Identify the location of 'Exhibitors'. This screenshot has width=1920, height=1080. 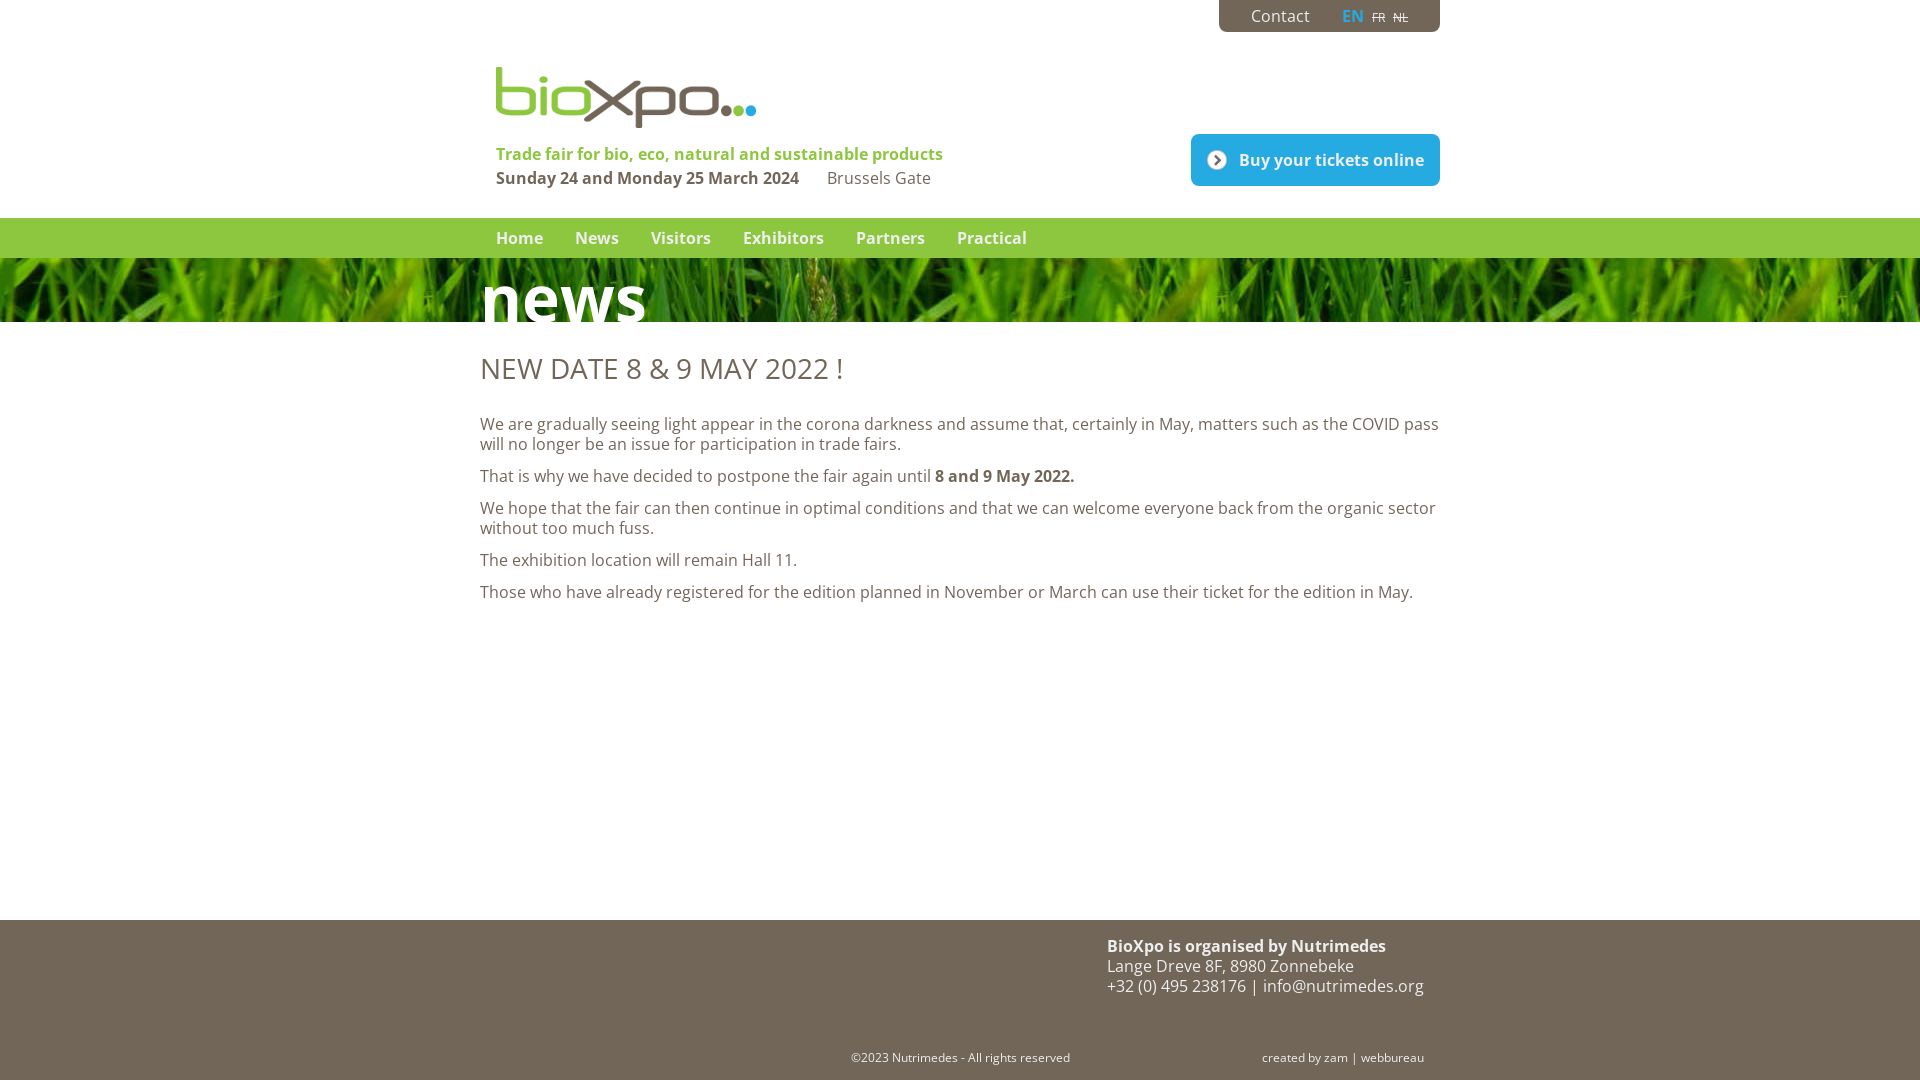
(725, 237).